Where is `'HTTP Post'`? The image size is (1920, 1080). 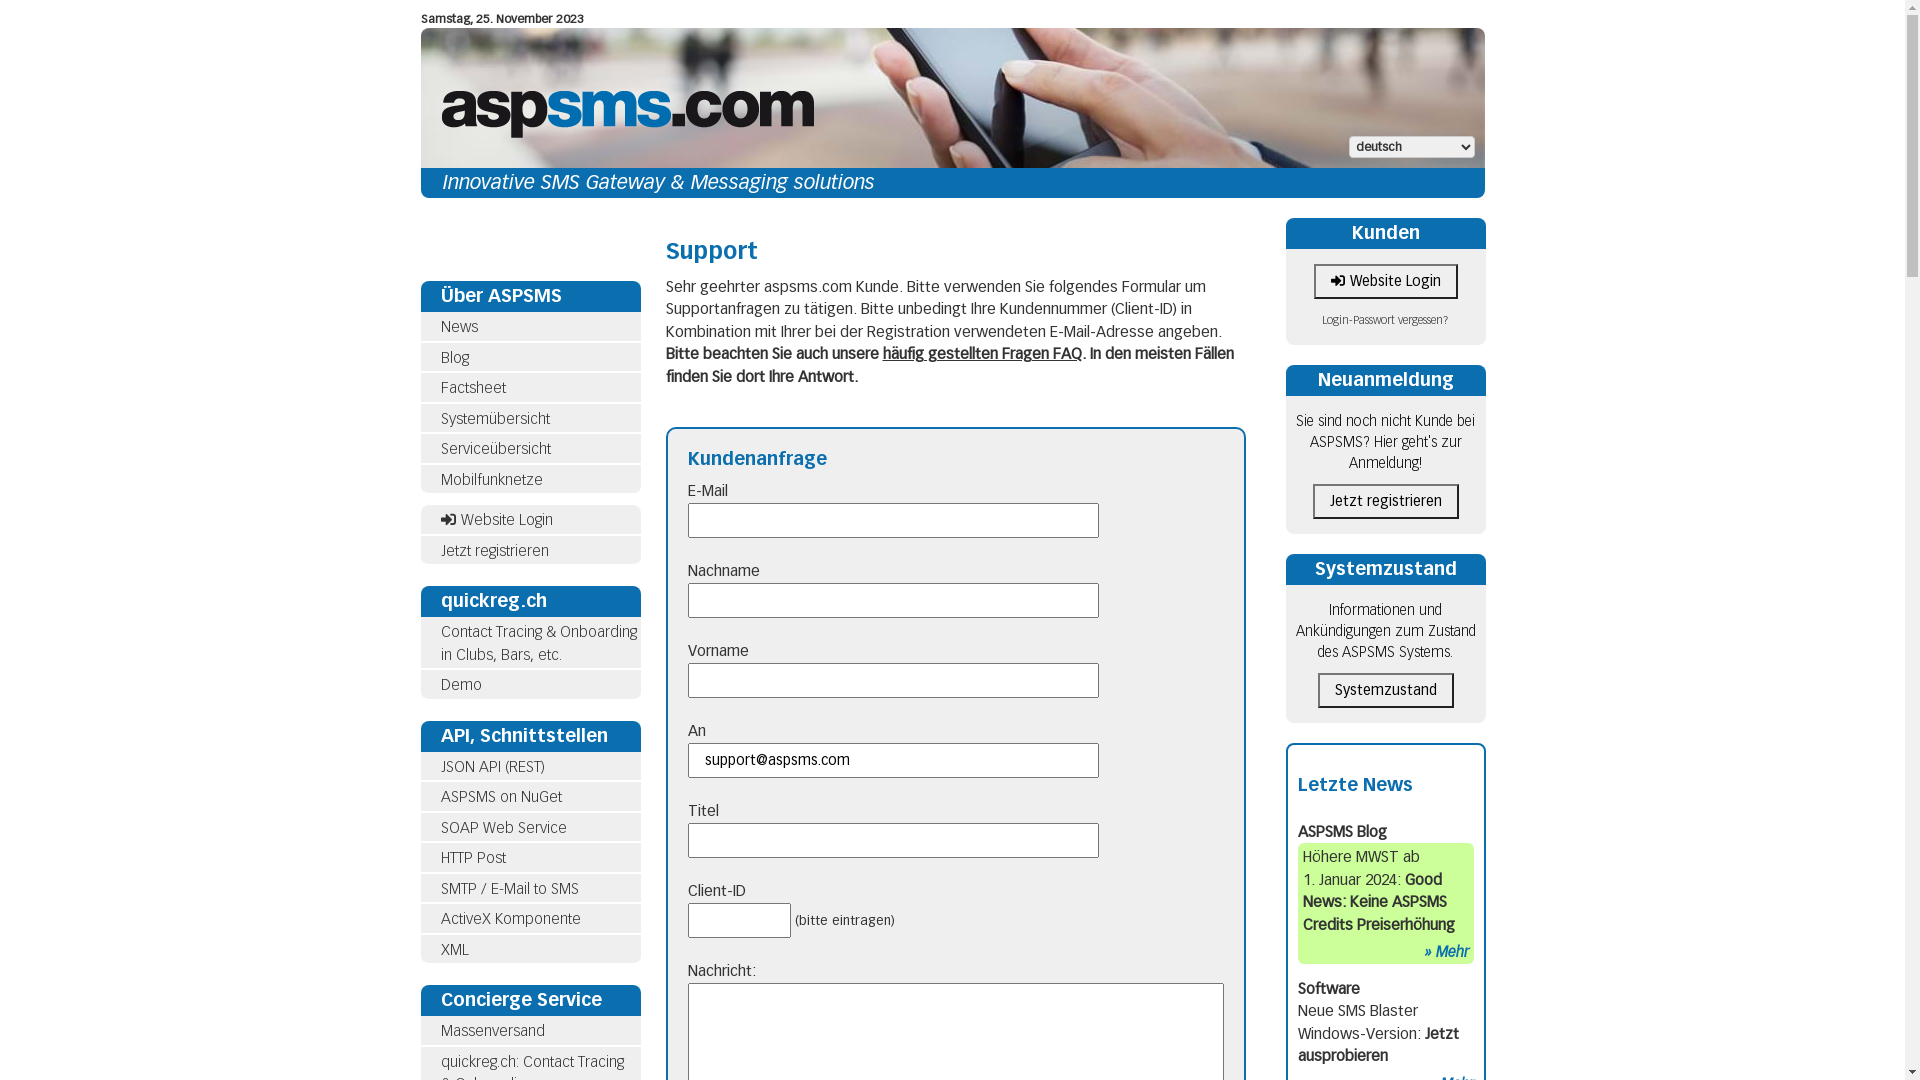 'HTTP Post' is located at coordinates (471, 856).